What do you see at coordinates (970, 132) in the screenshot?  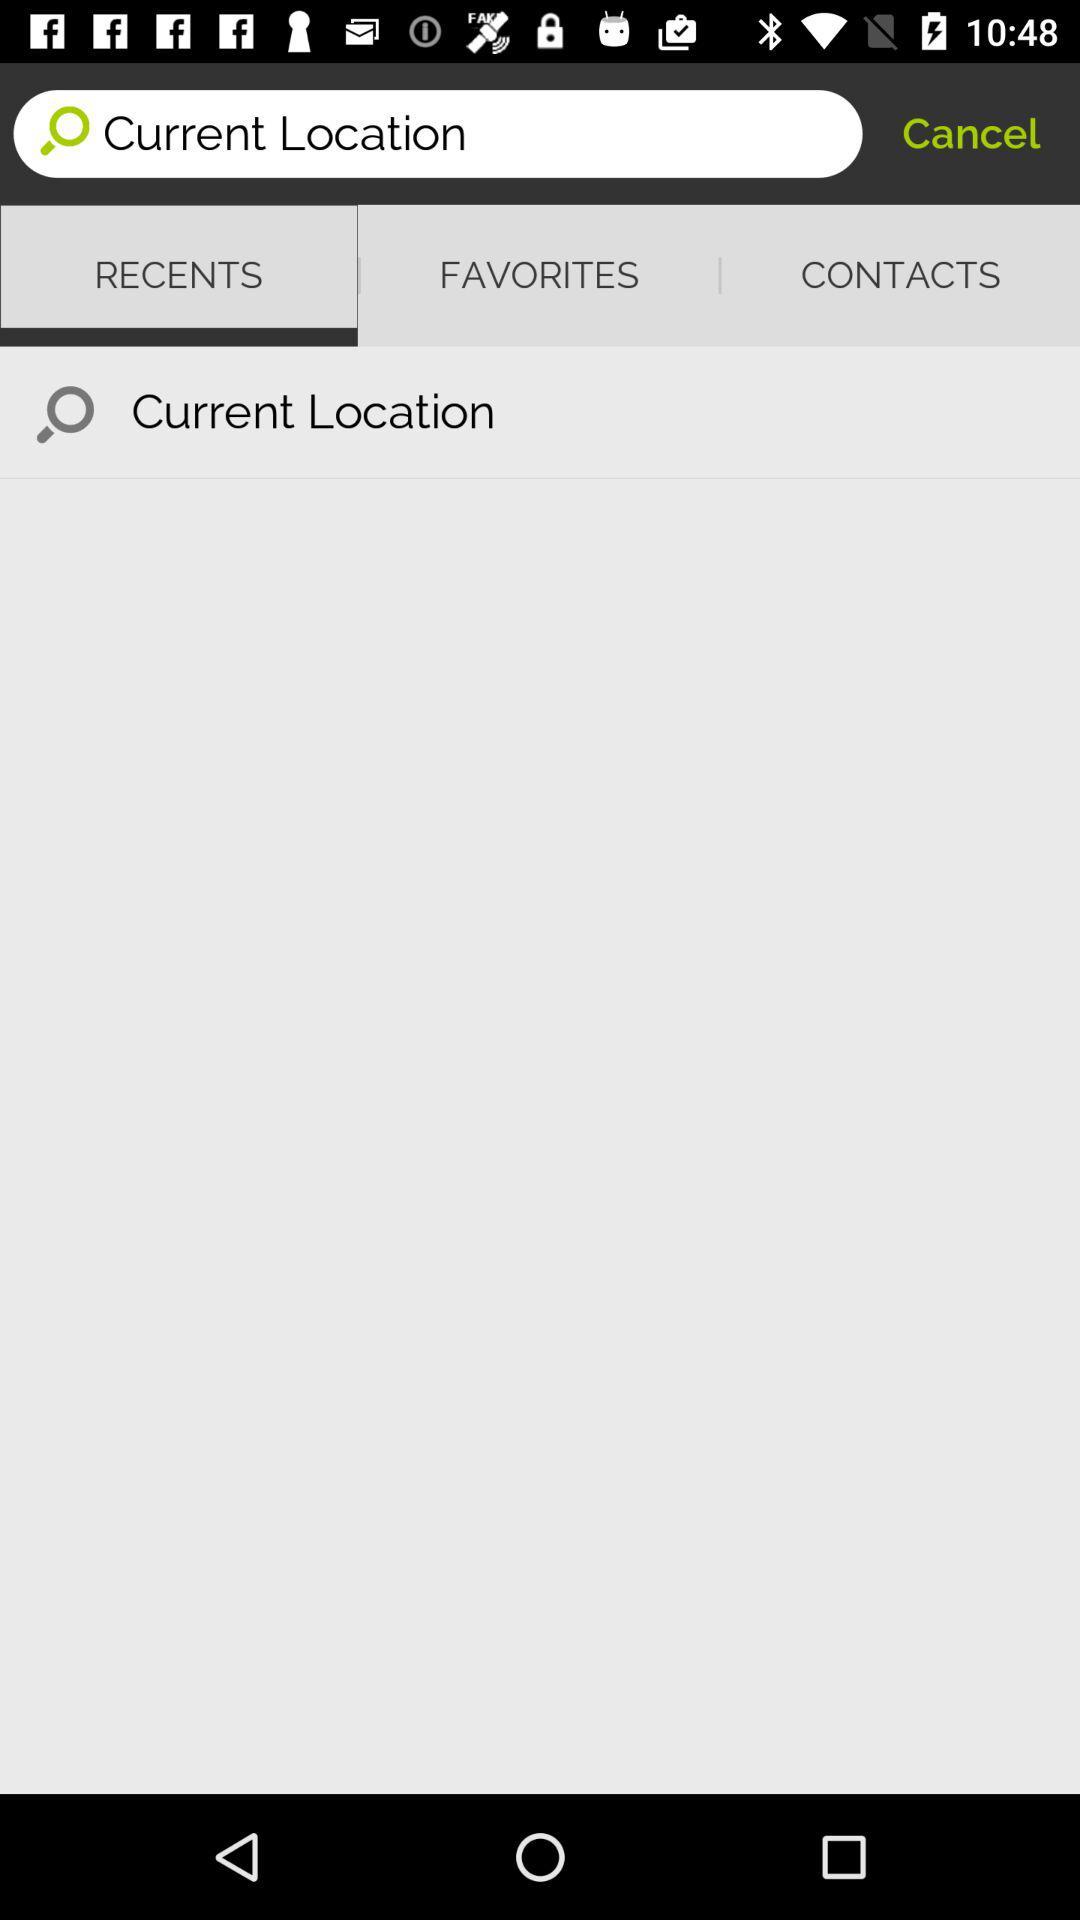 I see `cancel item` at bounding box center [970, 132].